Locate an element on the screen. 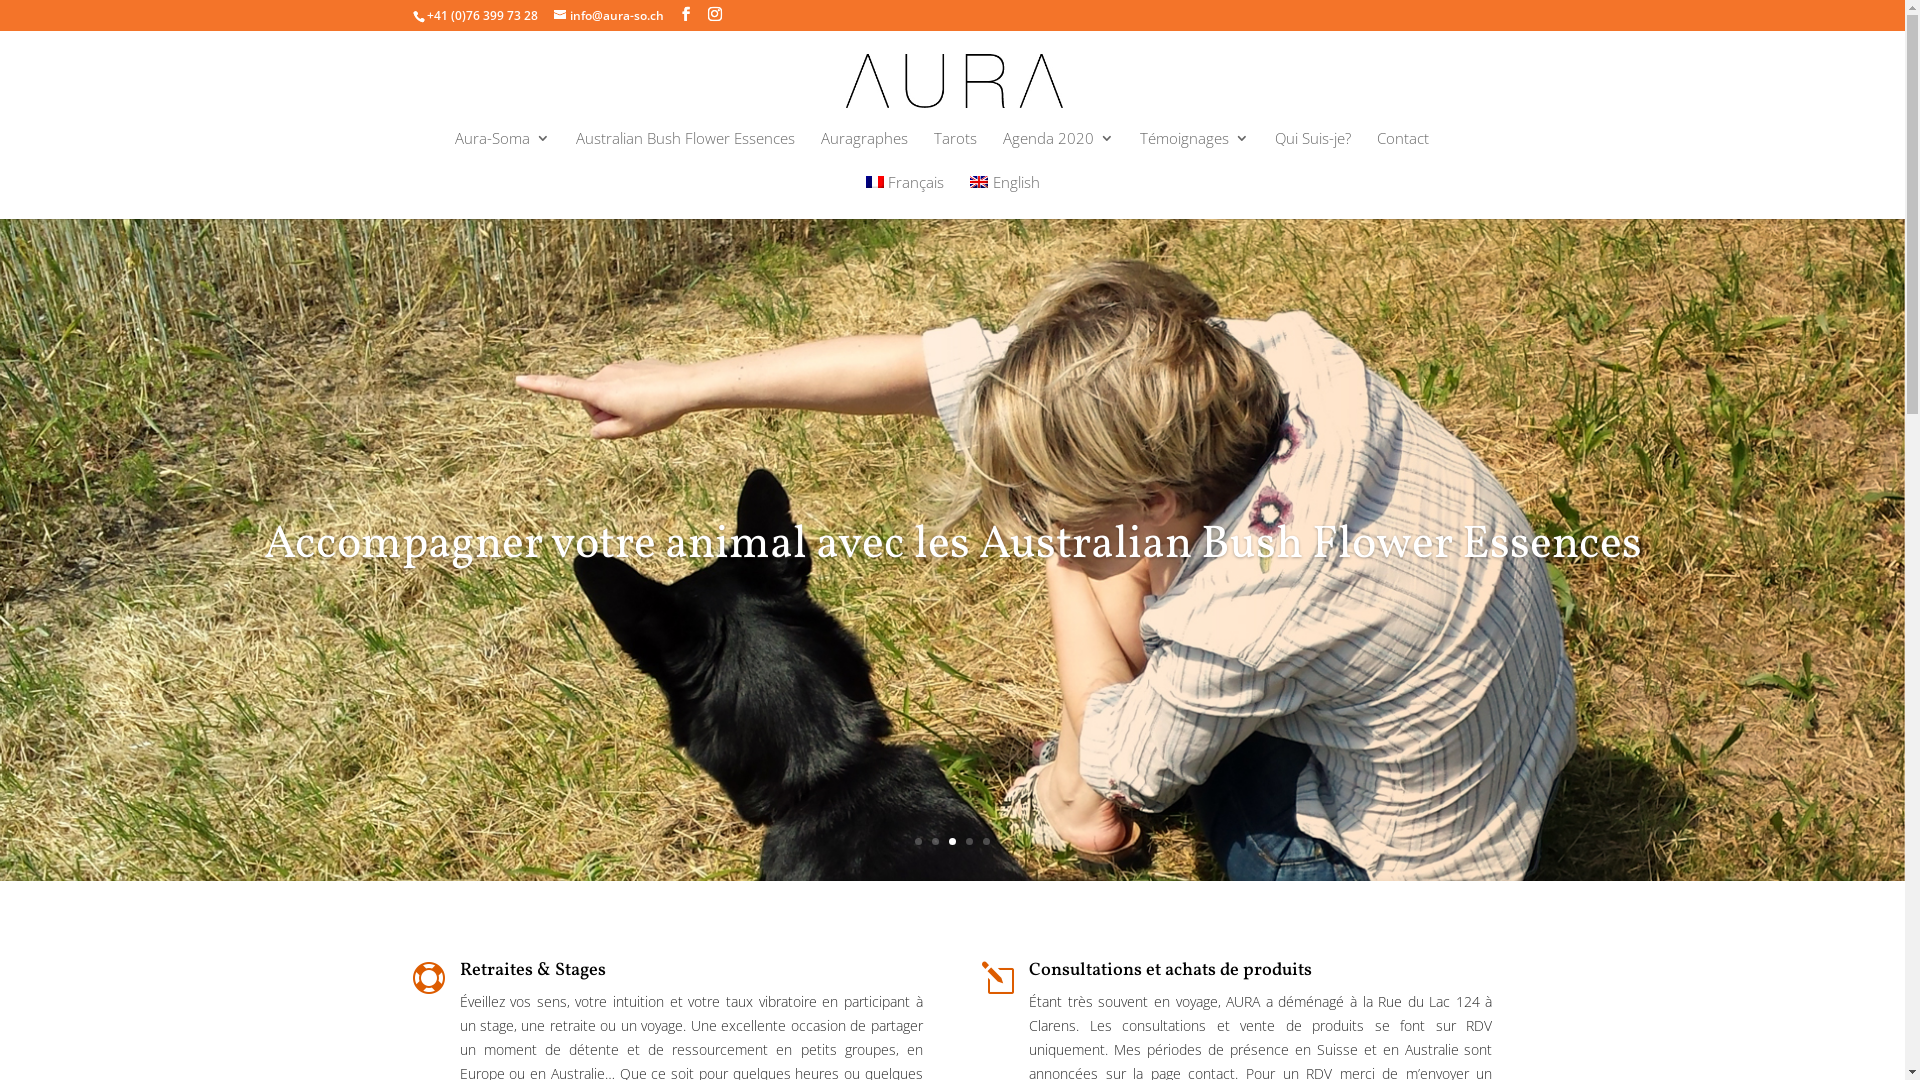 Image resolution: width=1920 pixels, height=1080 pixels. 'Qui Suis-je?' is located at coordinates (1311, 152).